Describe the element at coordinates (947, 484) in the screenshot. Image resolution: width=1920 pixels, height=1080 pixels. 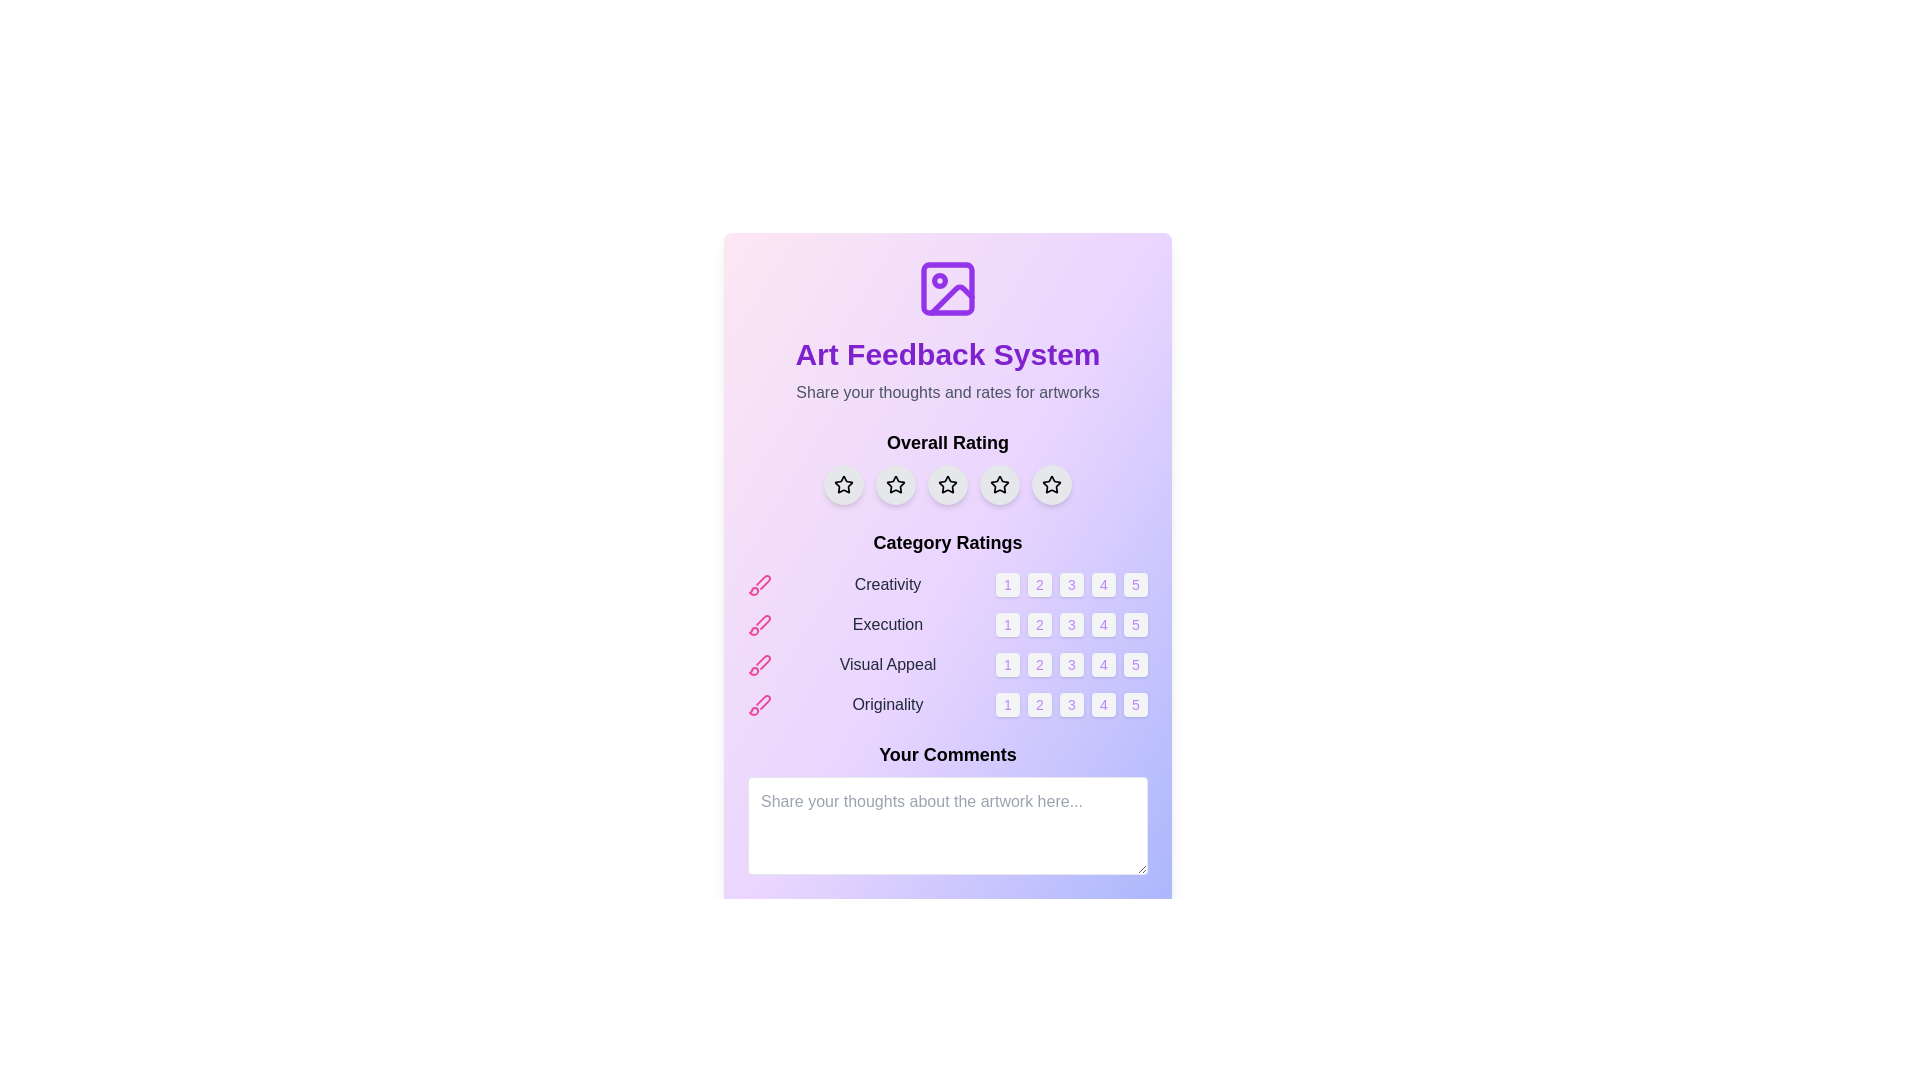
I see `the third star icon in the 'Overall Rating' section` at that location.